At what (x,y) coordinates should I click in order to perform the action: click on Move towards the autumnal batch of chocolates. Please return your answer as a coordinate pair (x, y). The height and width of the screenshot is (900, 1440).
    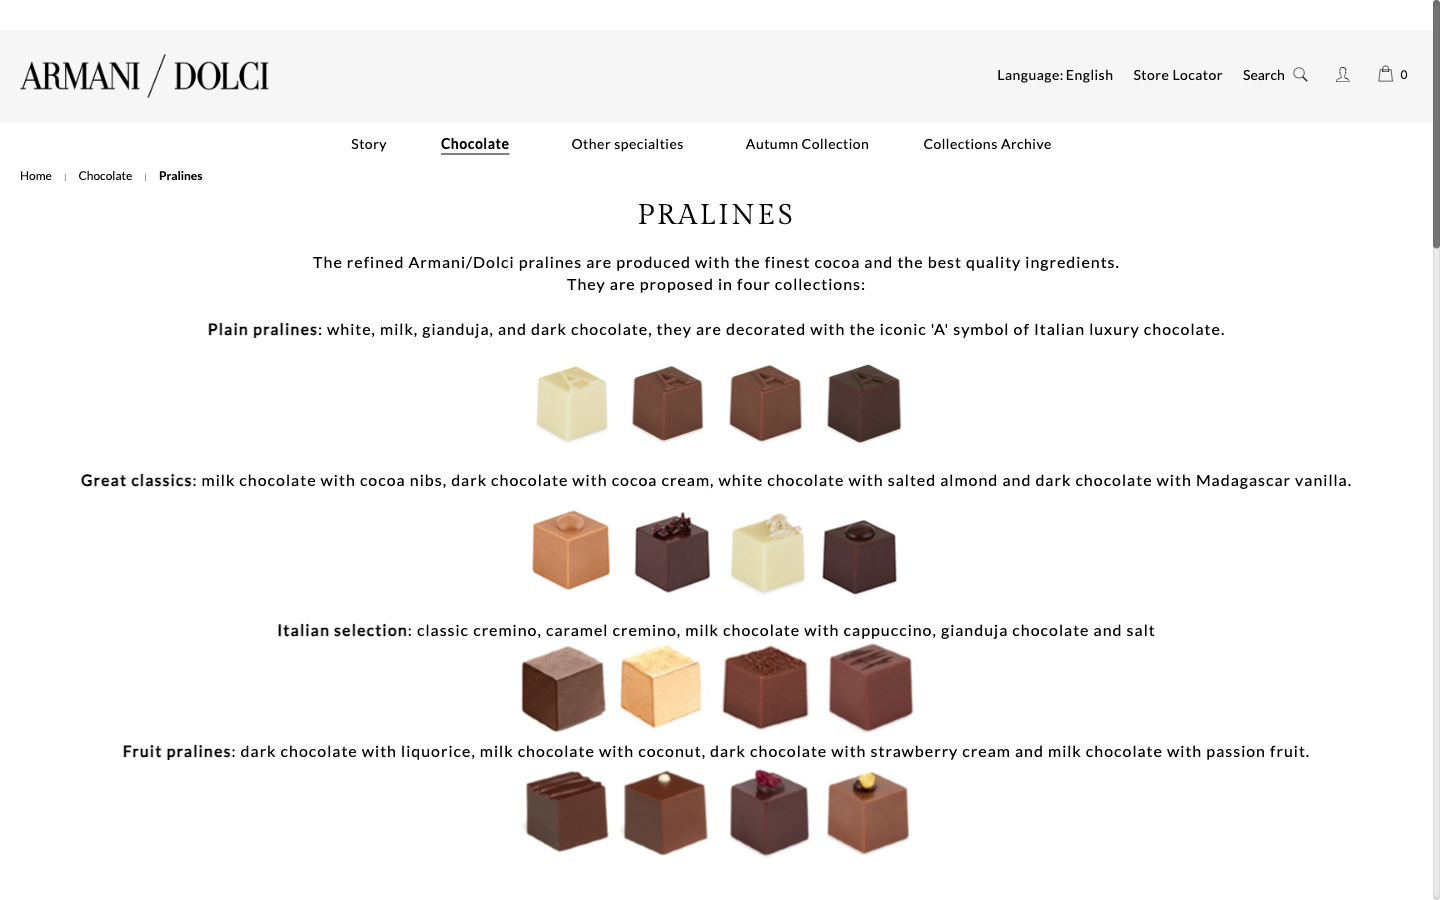
    Looking at the image, I should click on (807, 144).